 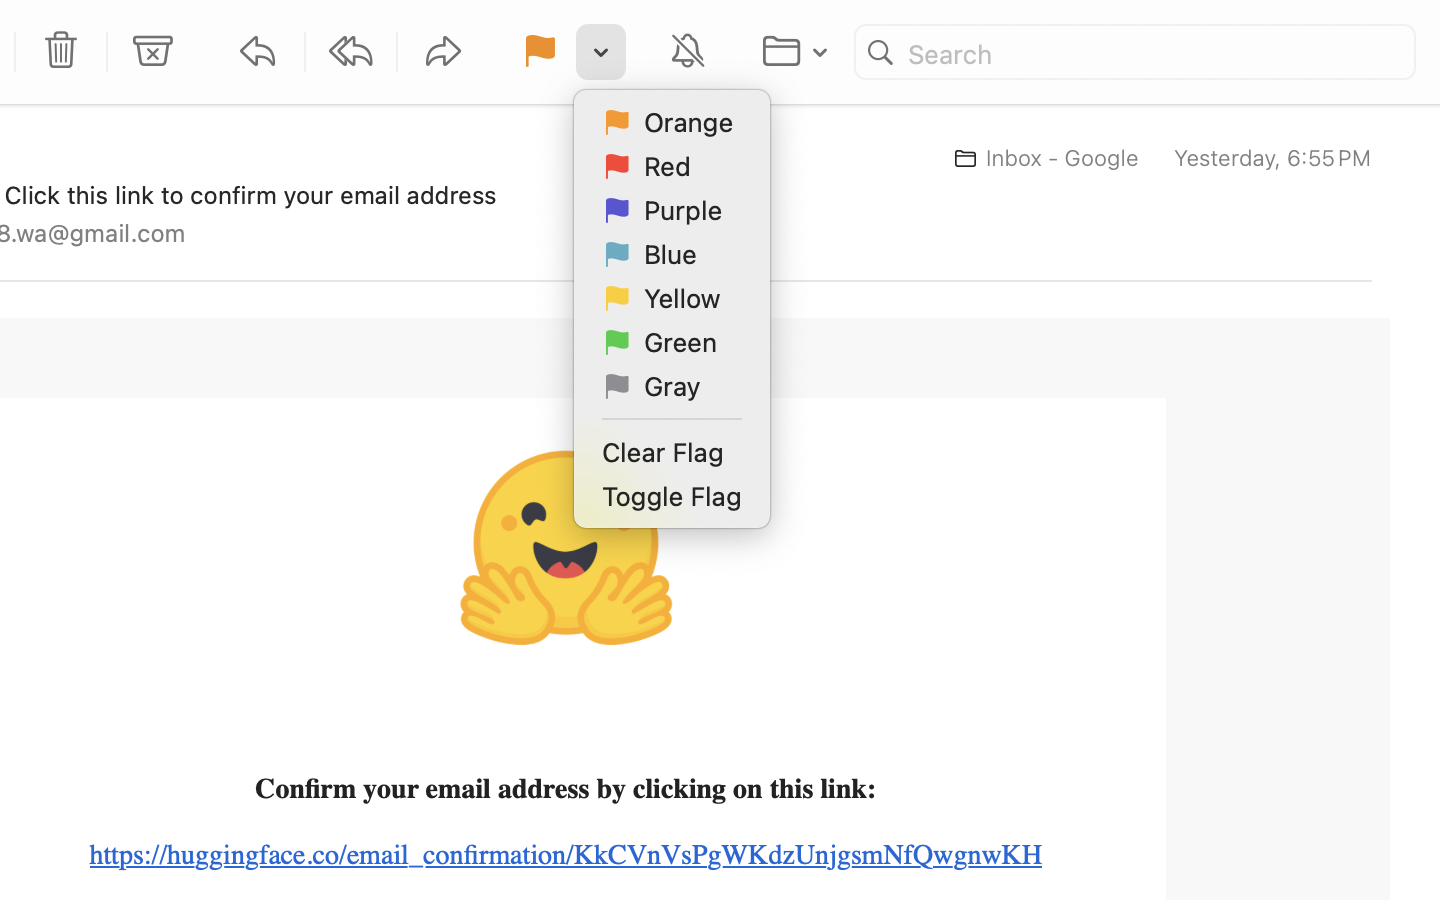 I want to click on 'Yesterday, 6:55 PM', so click(x=1272, y=158).